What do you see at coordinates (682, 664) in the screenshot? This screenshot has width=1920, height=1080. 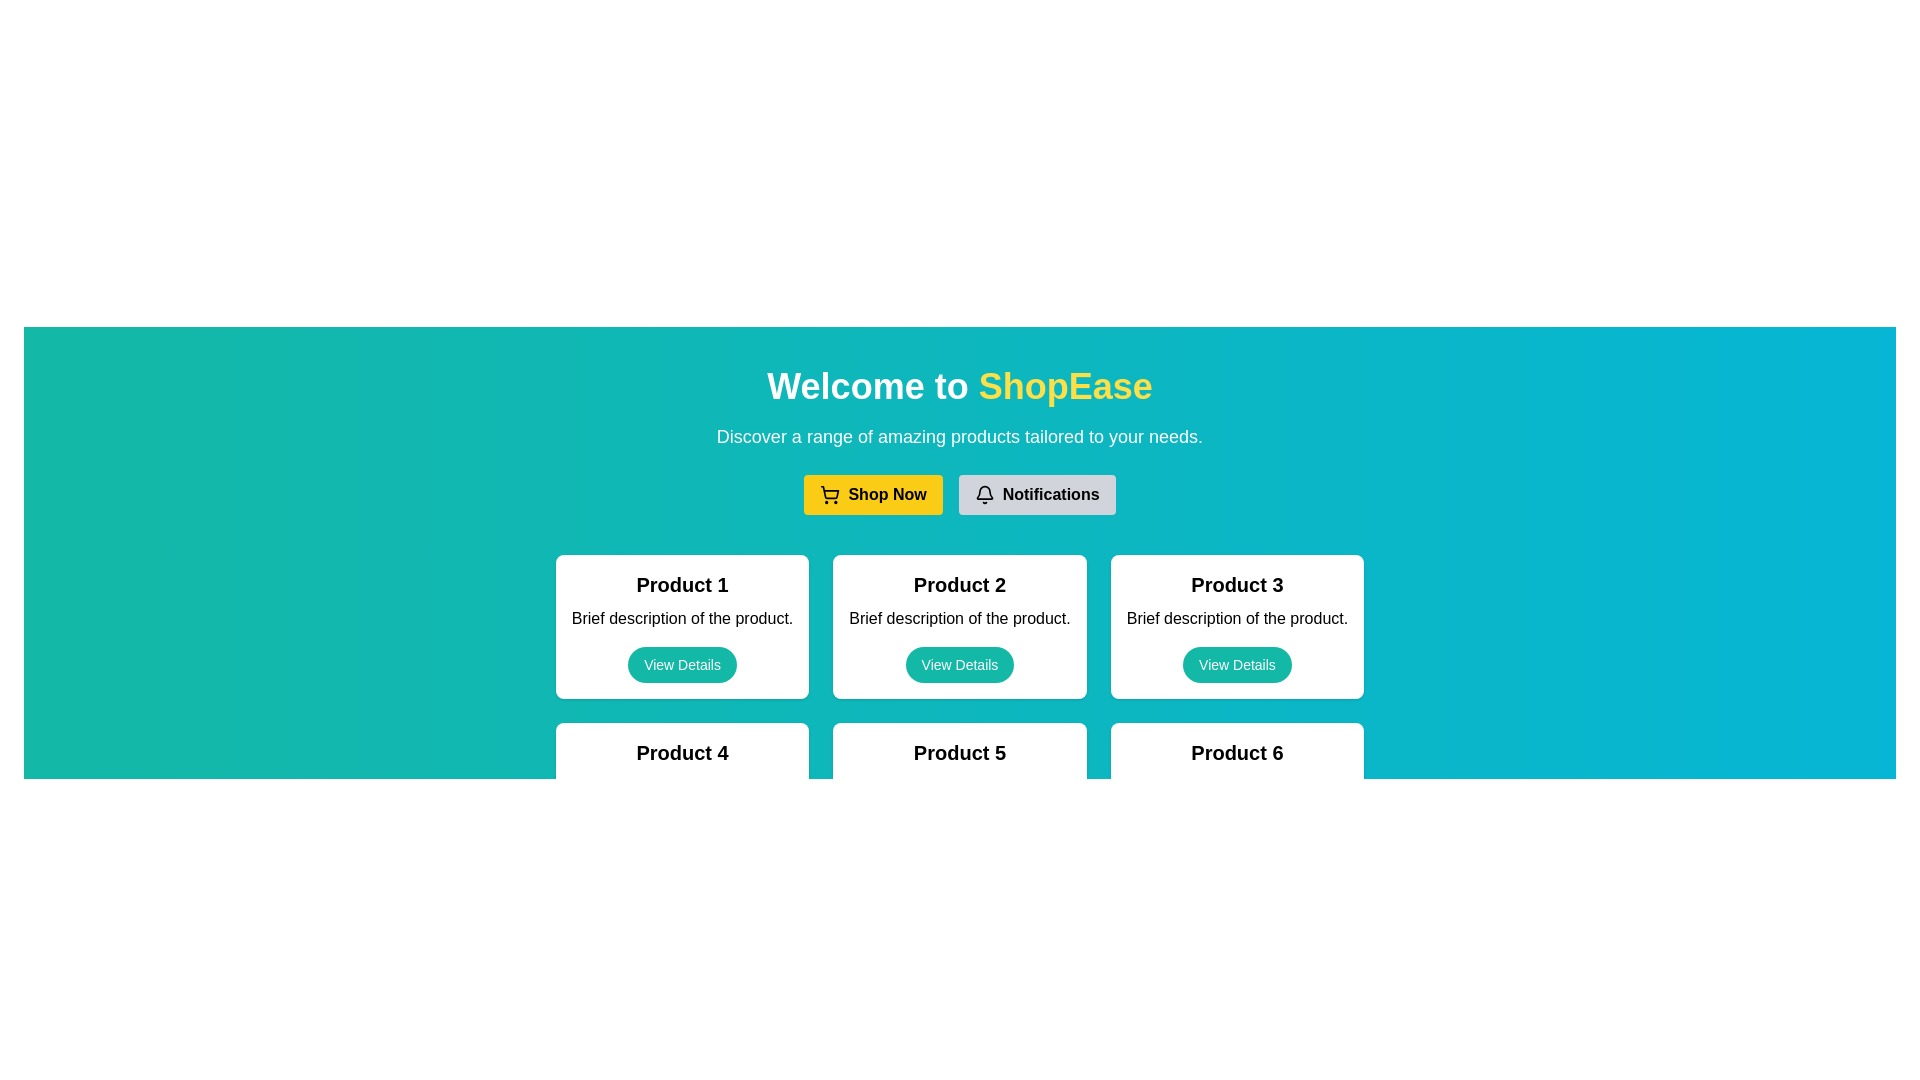 I see `the 'View Details' button with a teal background and white text for keyboard navigation` at bounding box center [682, 664].